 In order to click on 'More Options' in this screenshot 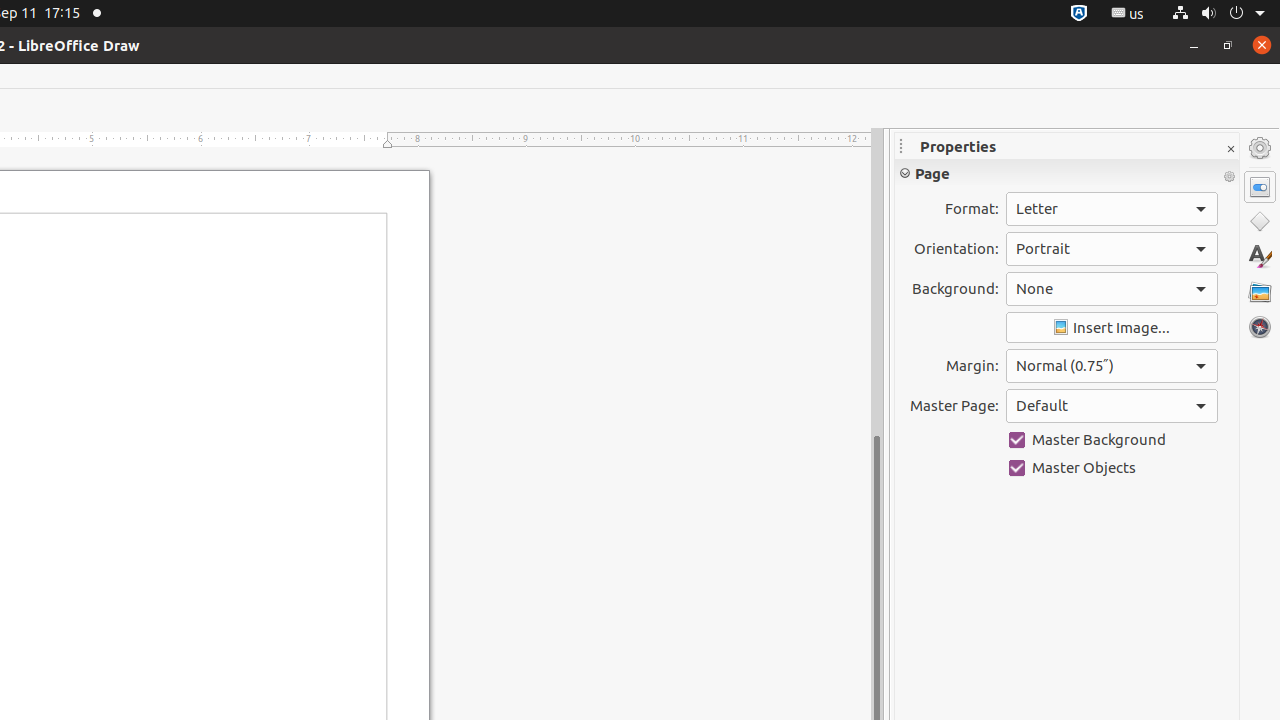, I will do `click(1228, 175)`.